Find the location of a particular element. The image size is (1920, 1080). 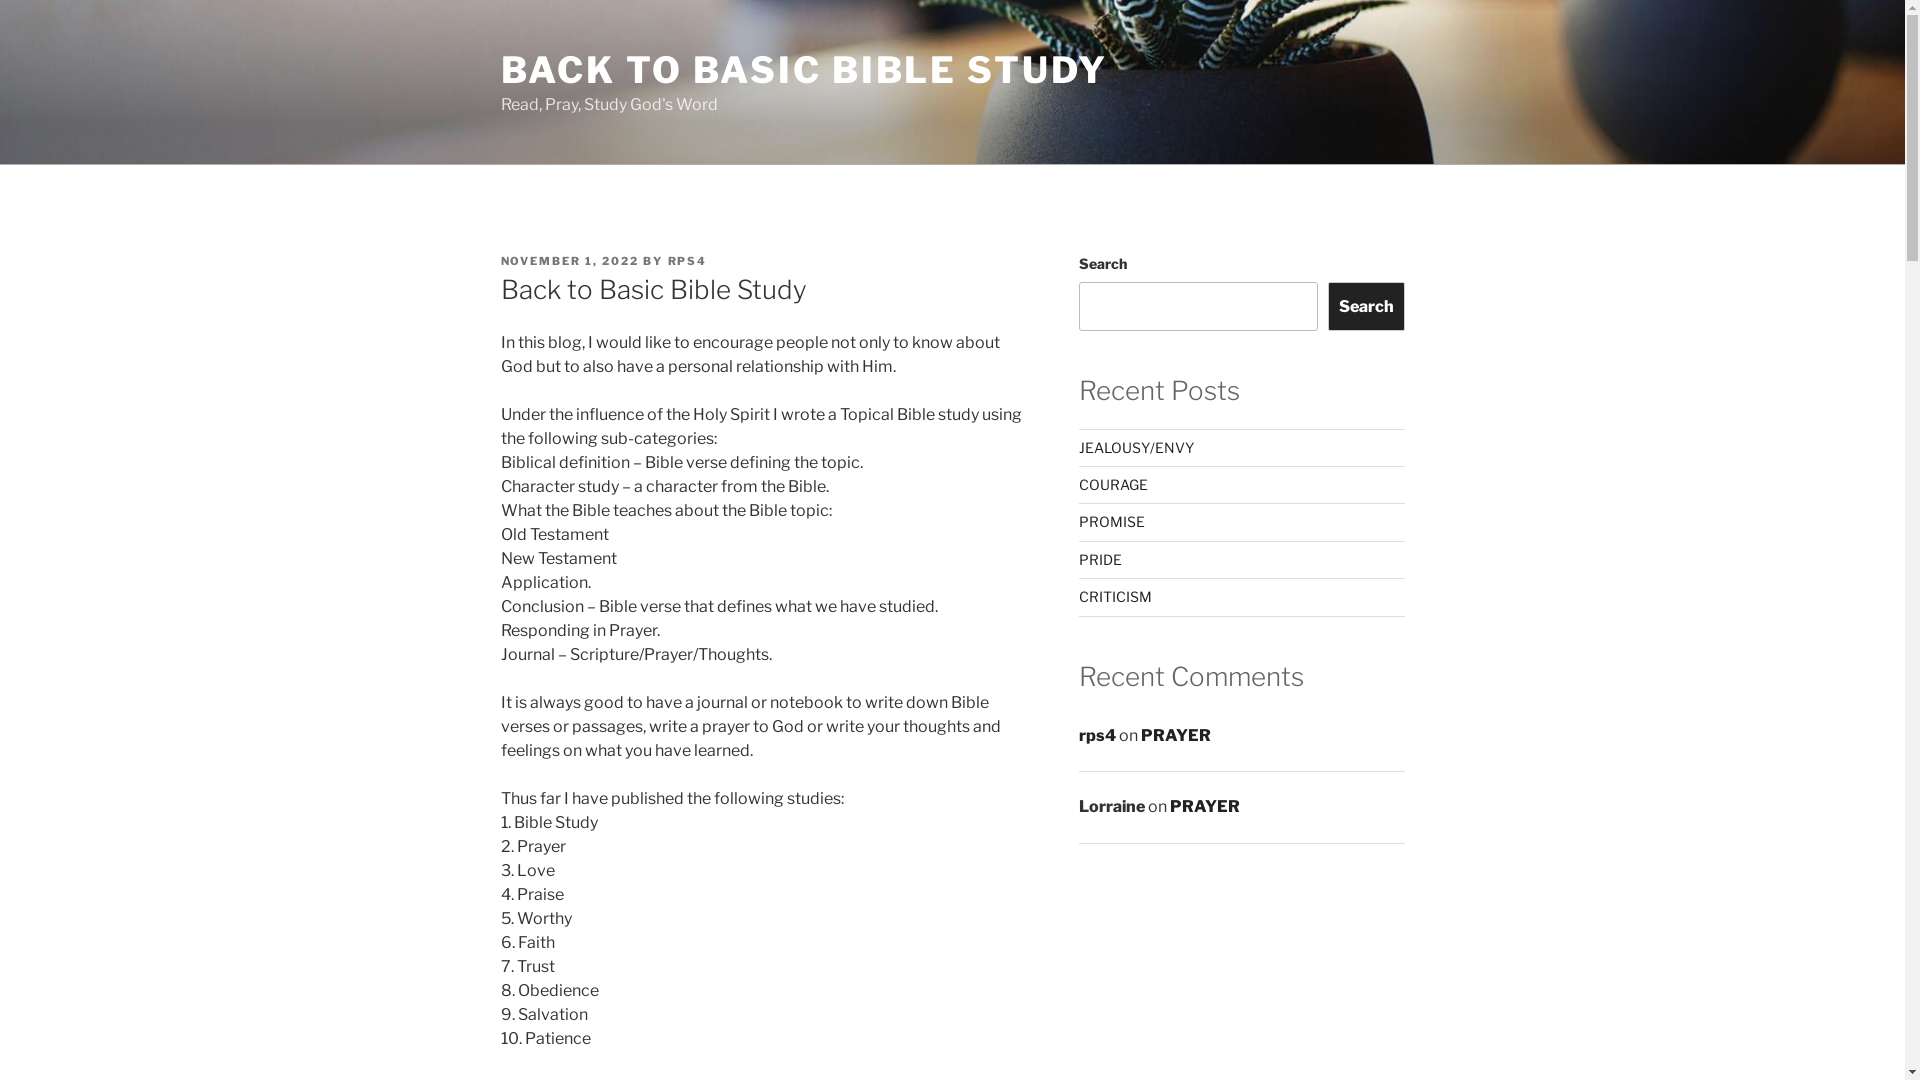

'PRAYER' is located at coordinates (1170, 805).